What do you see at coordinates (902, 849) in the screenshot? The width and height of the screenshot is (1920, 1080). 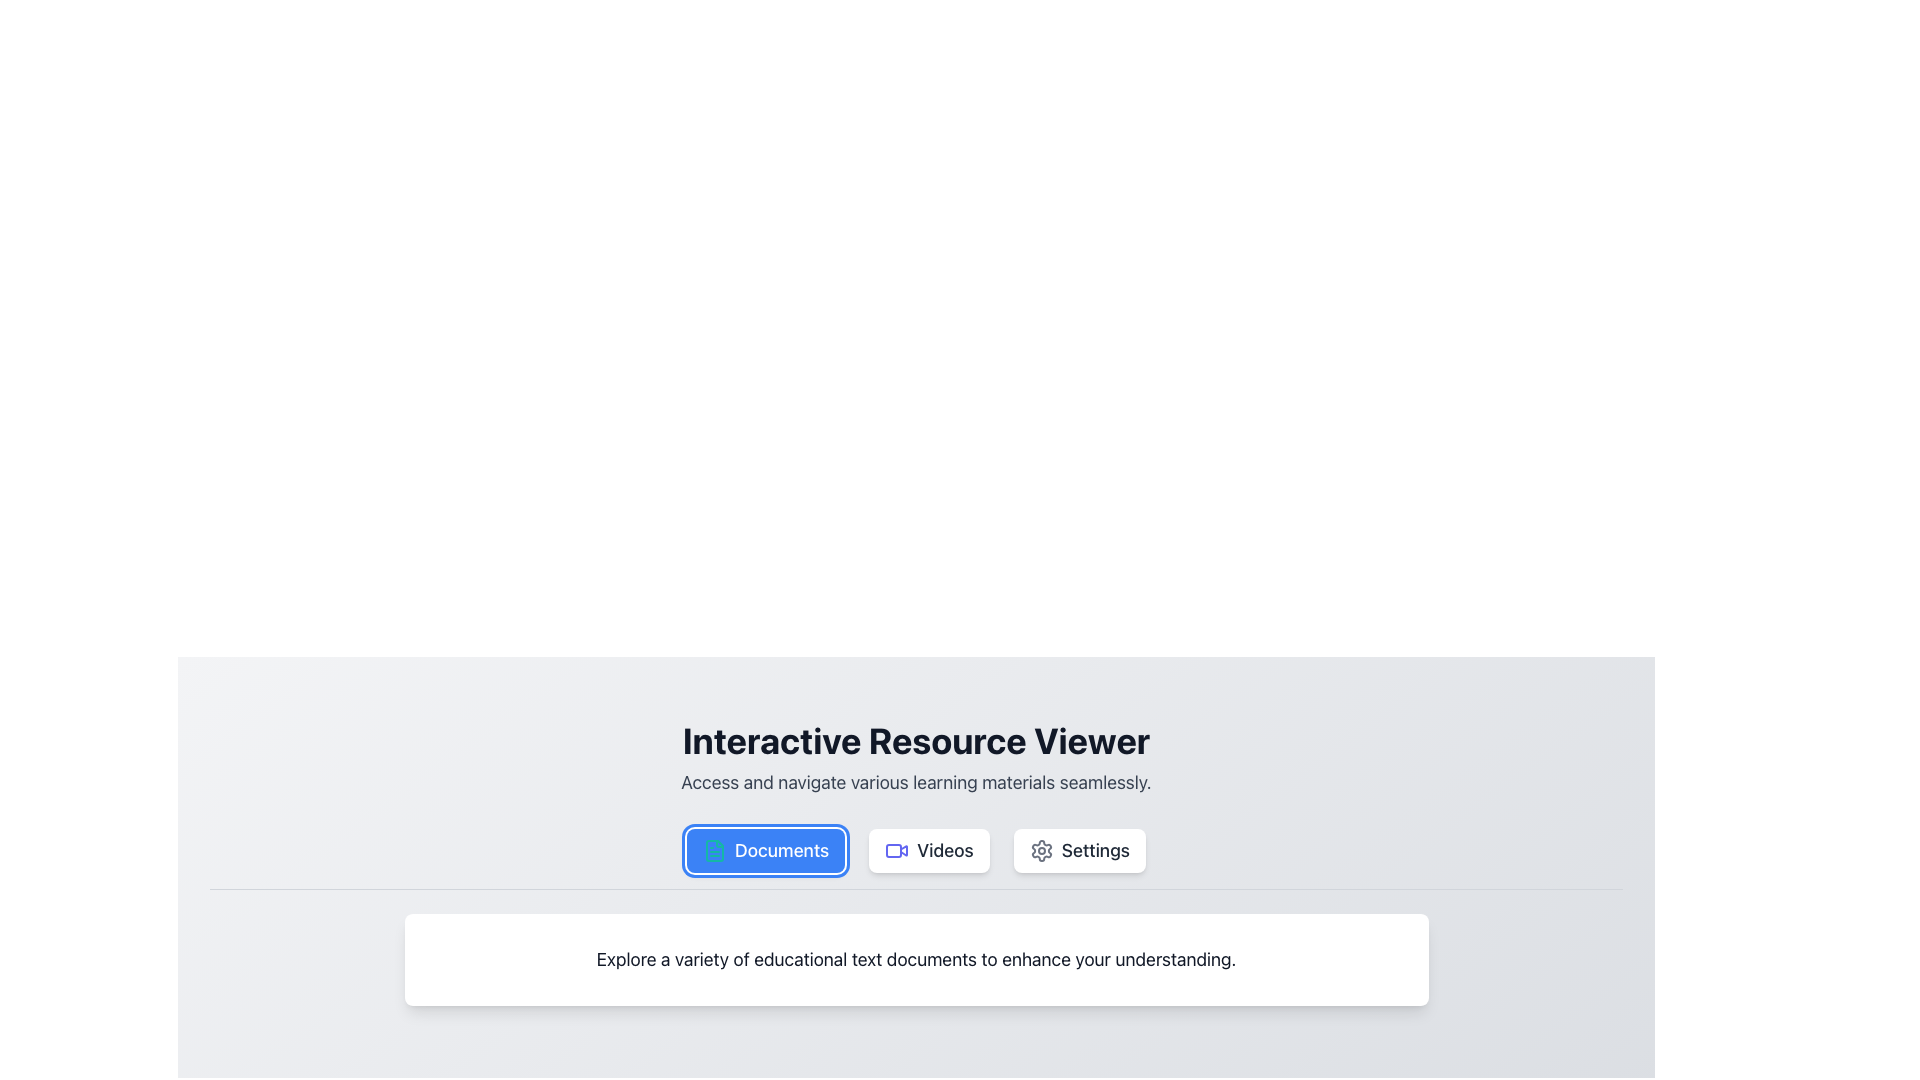 I see `the triangular play icon within the video button` at bounding box center [902, 849].